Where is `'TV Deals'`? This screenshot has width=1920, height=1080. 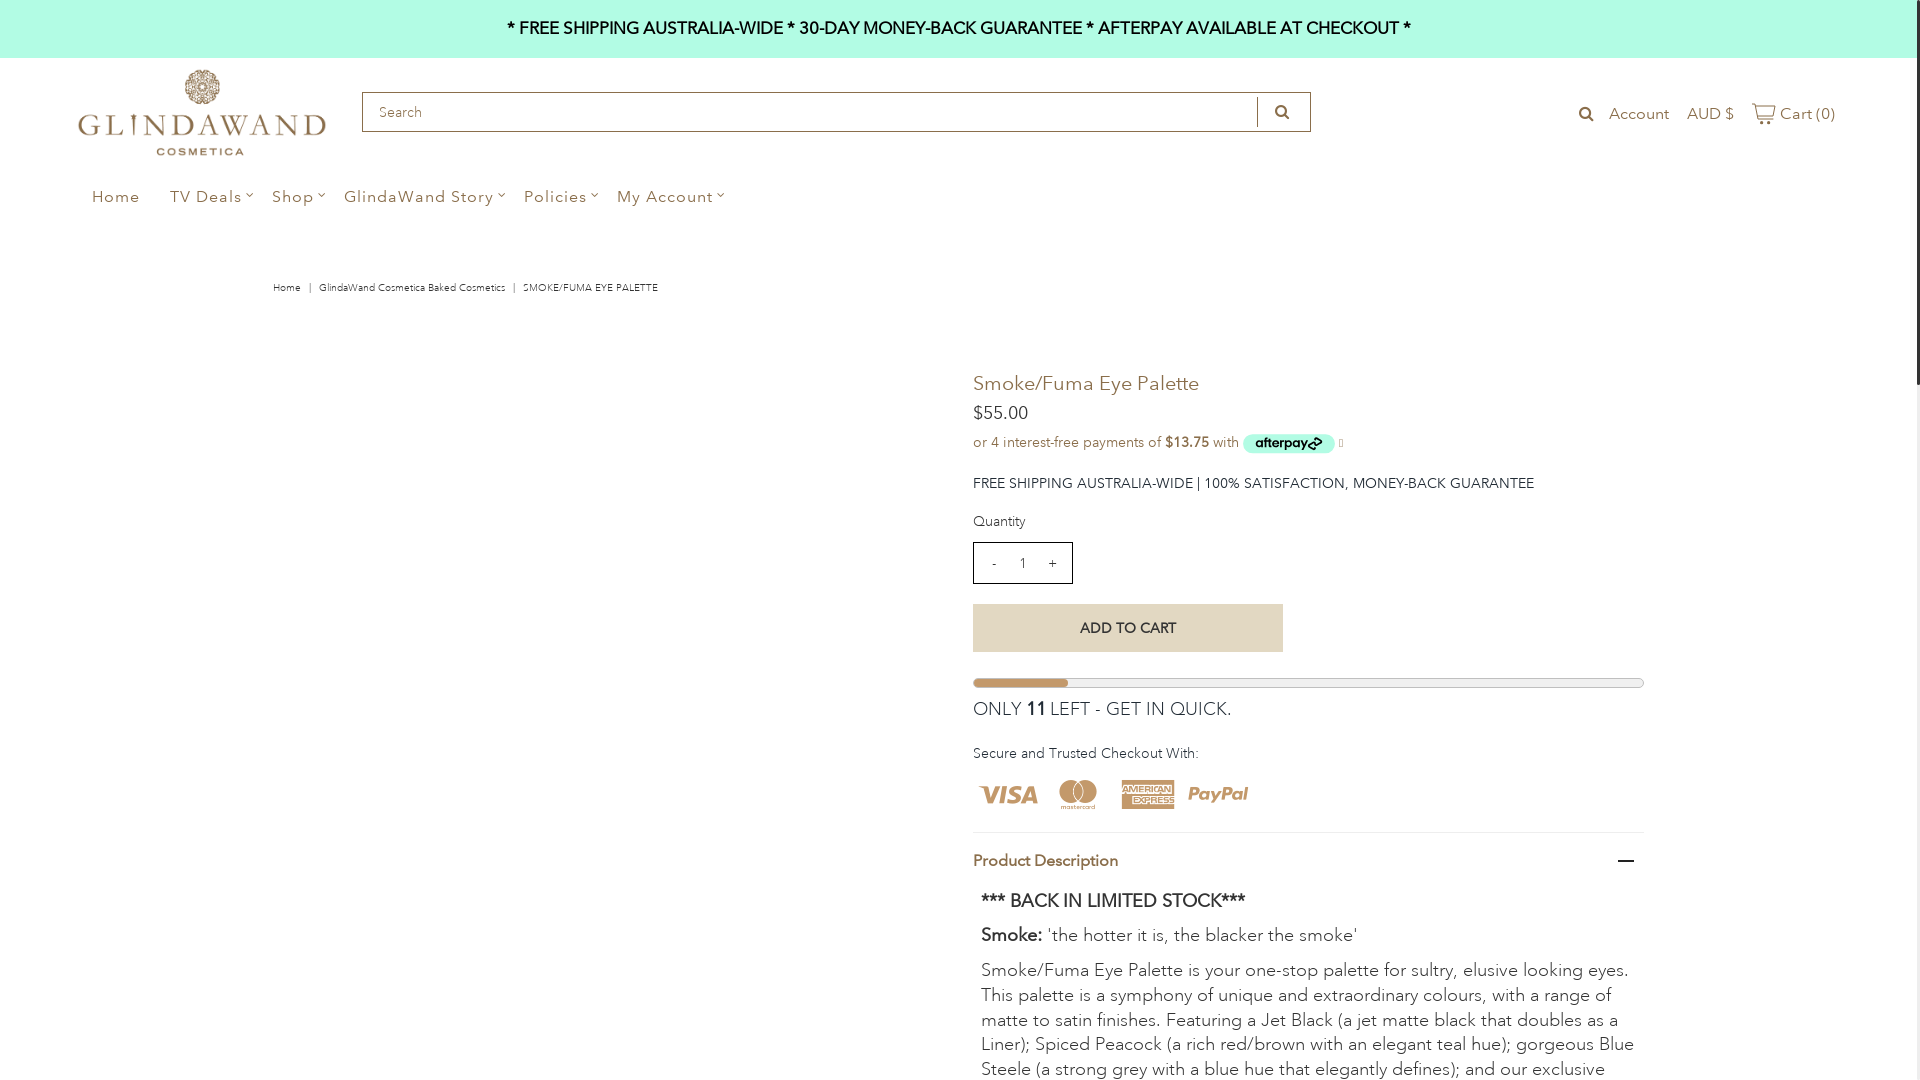 'TV Deals' is located at coordinates (206, 196).